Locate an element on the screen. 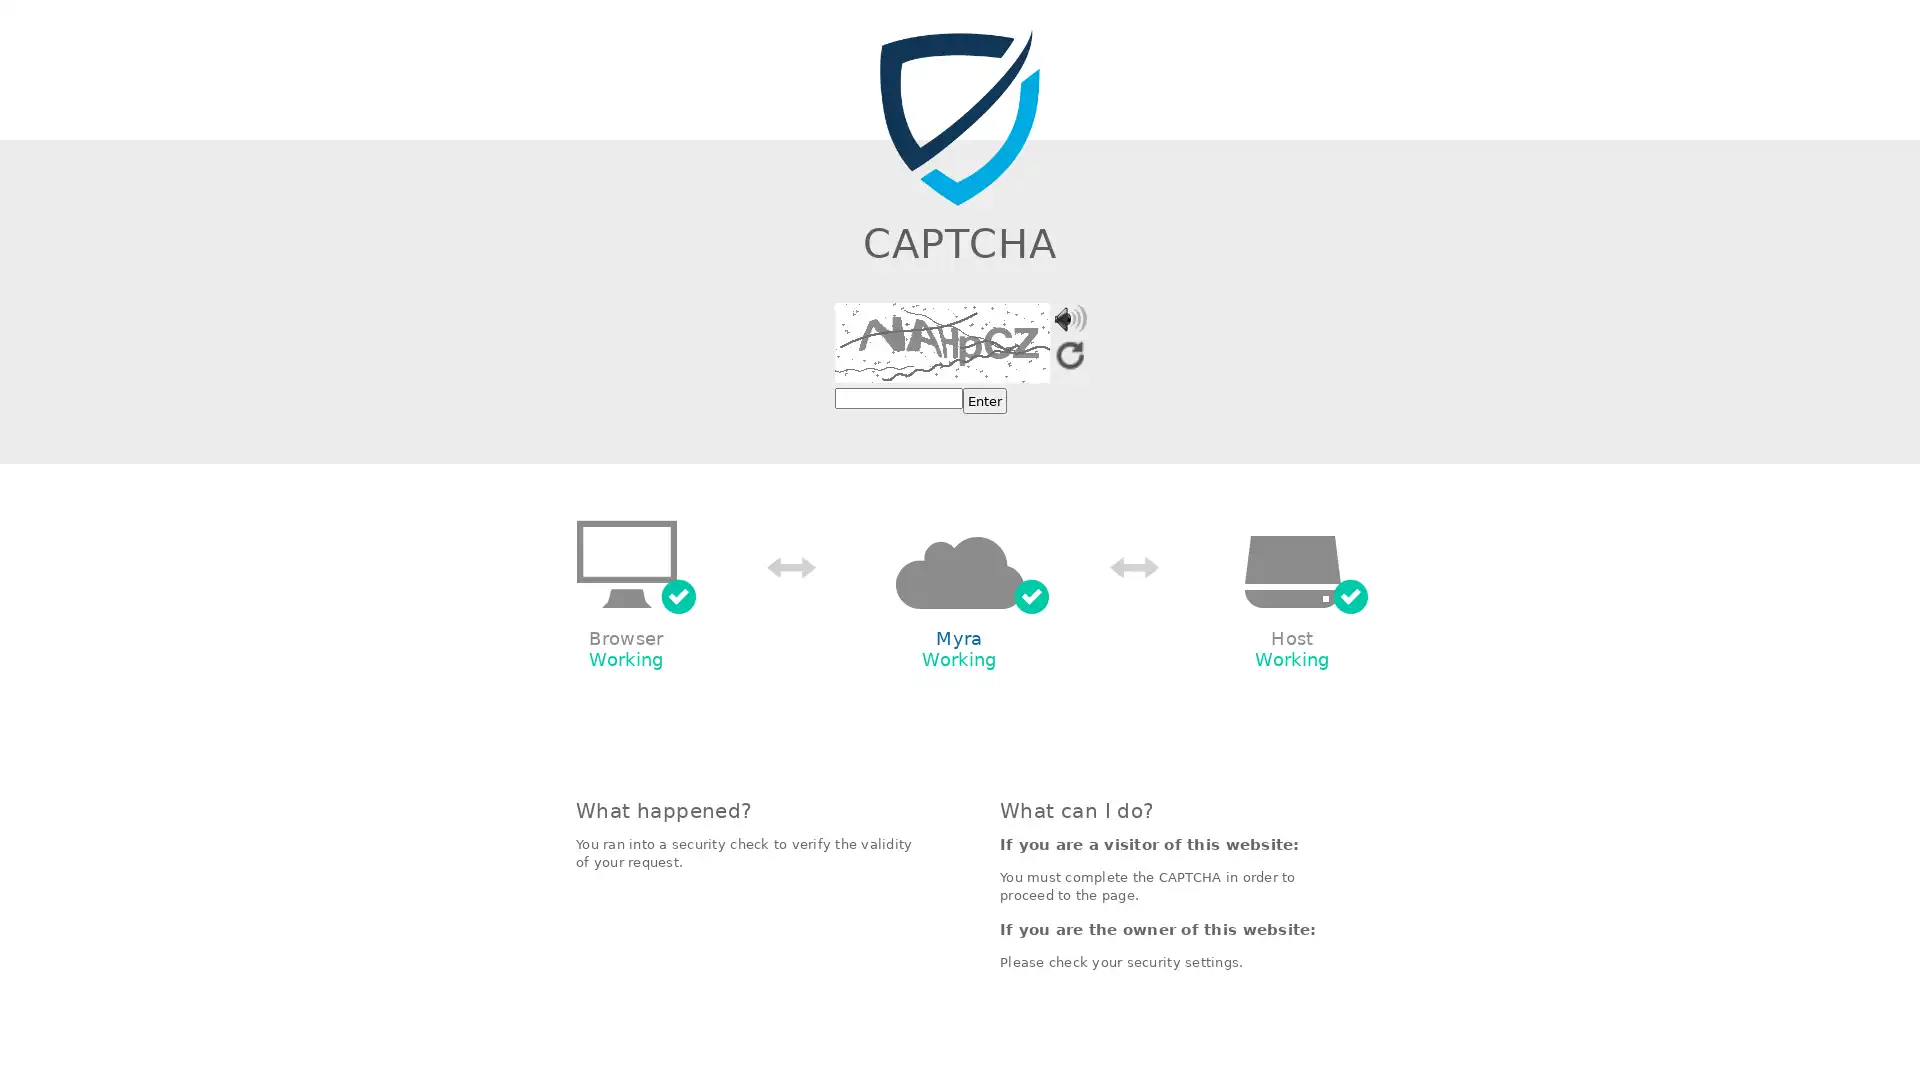 This screenshot has height=1080, width=1920. Enter is located at coordinates (984, 401).